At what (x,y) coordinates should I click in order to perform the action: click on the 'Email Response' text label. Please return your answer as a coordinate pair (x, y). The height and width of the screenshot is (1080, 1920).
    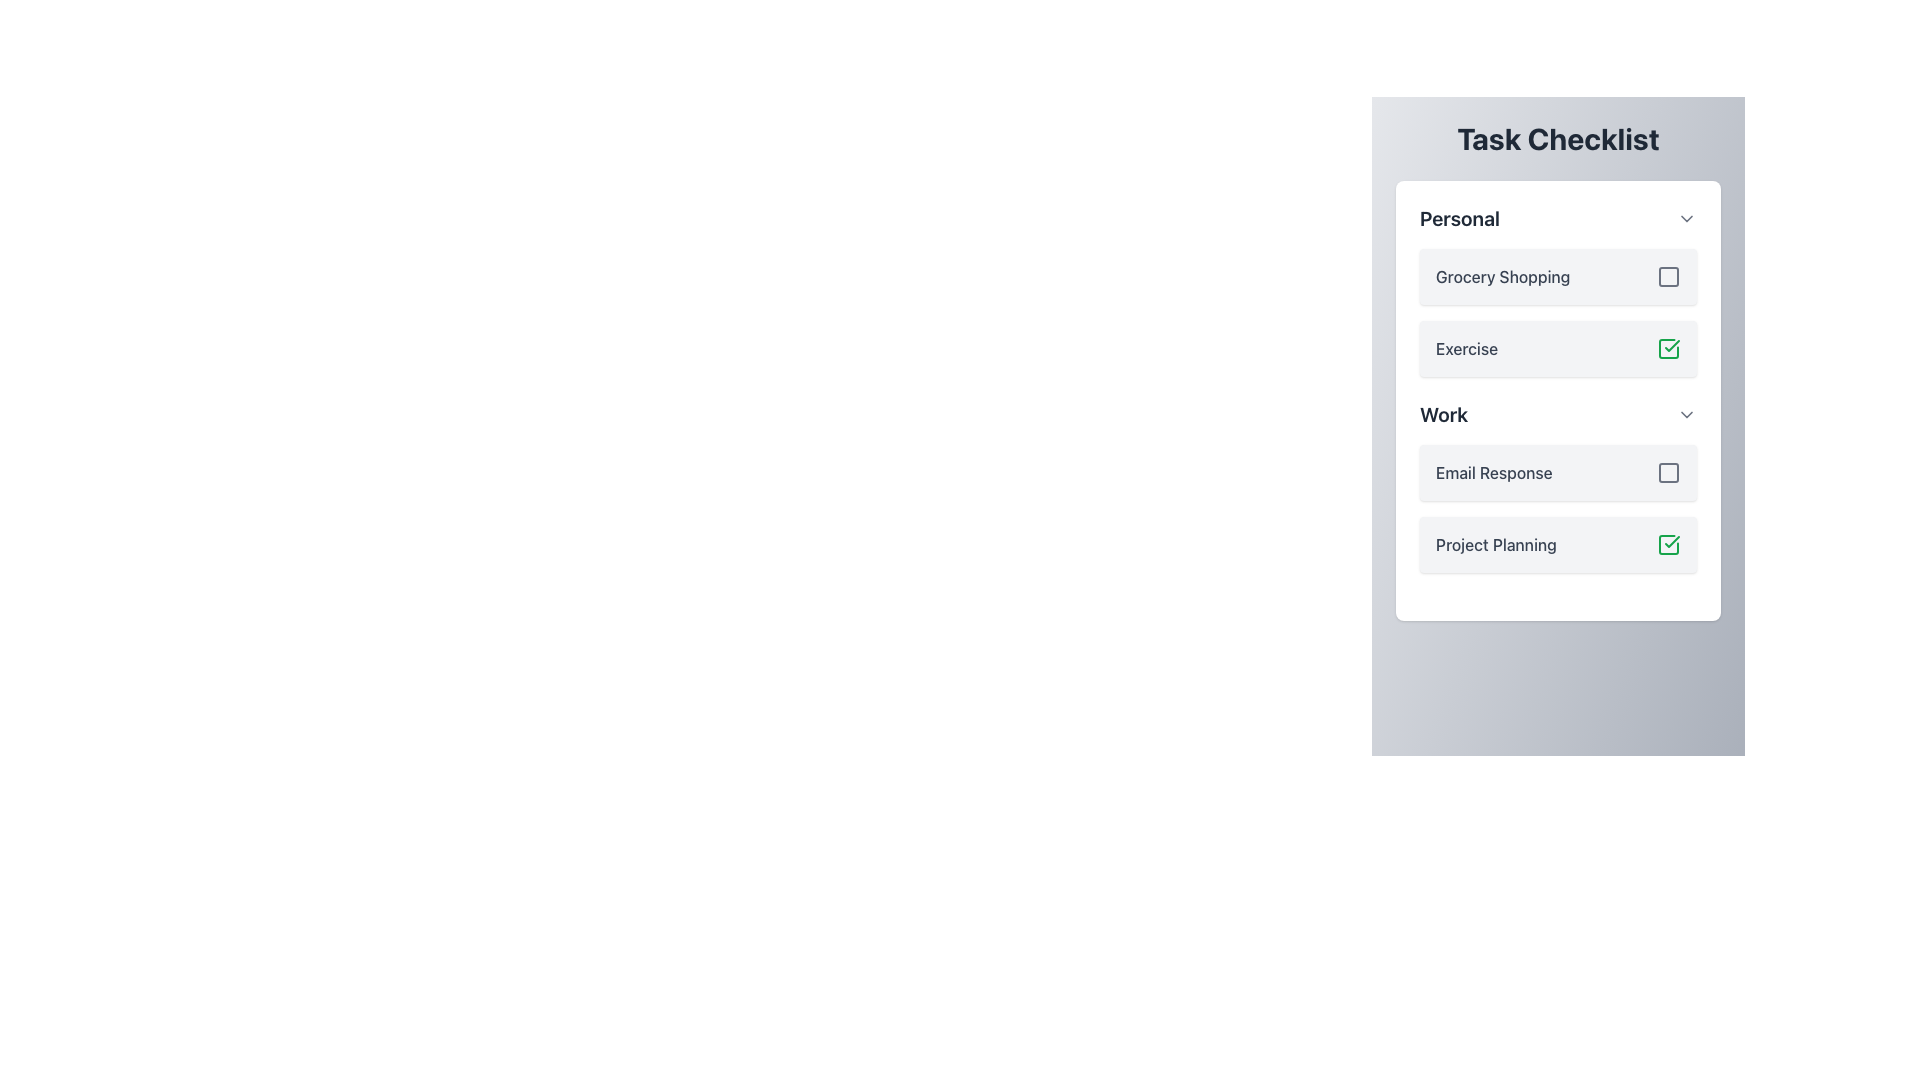
    Looking at the image, I should click on (1494, 473).